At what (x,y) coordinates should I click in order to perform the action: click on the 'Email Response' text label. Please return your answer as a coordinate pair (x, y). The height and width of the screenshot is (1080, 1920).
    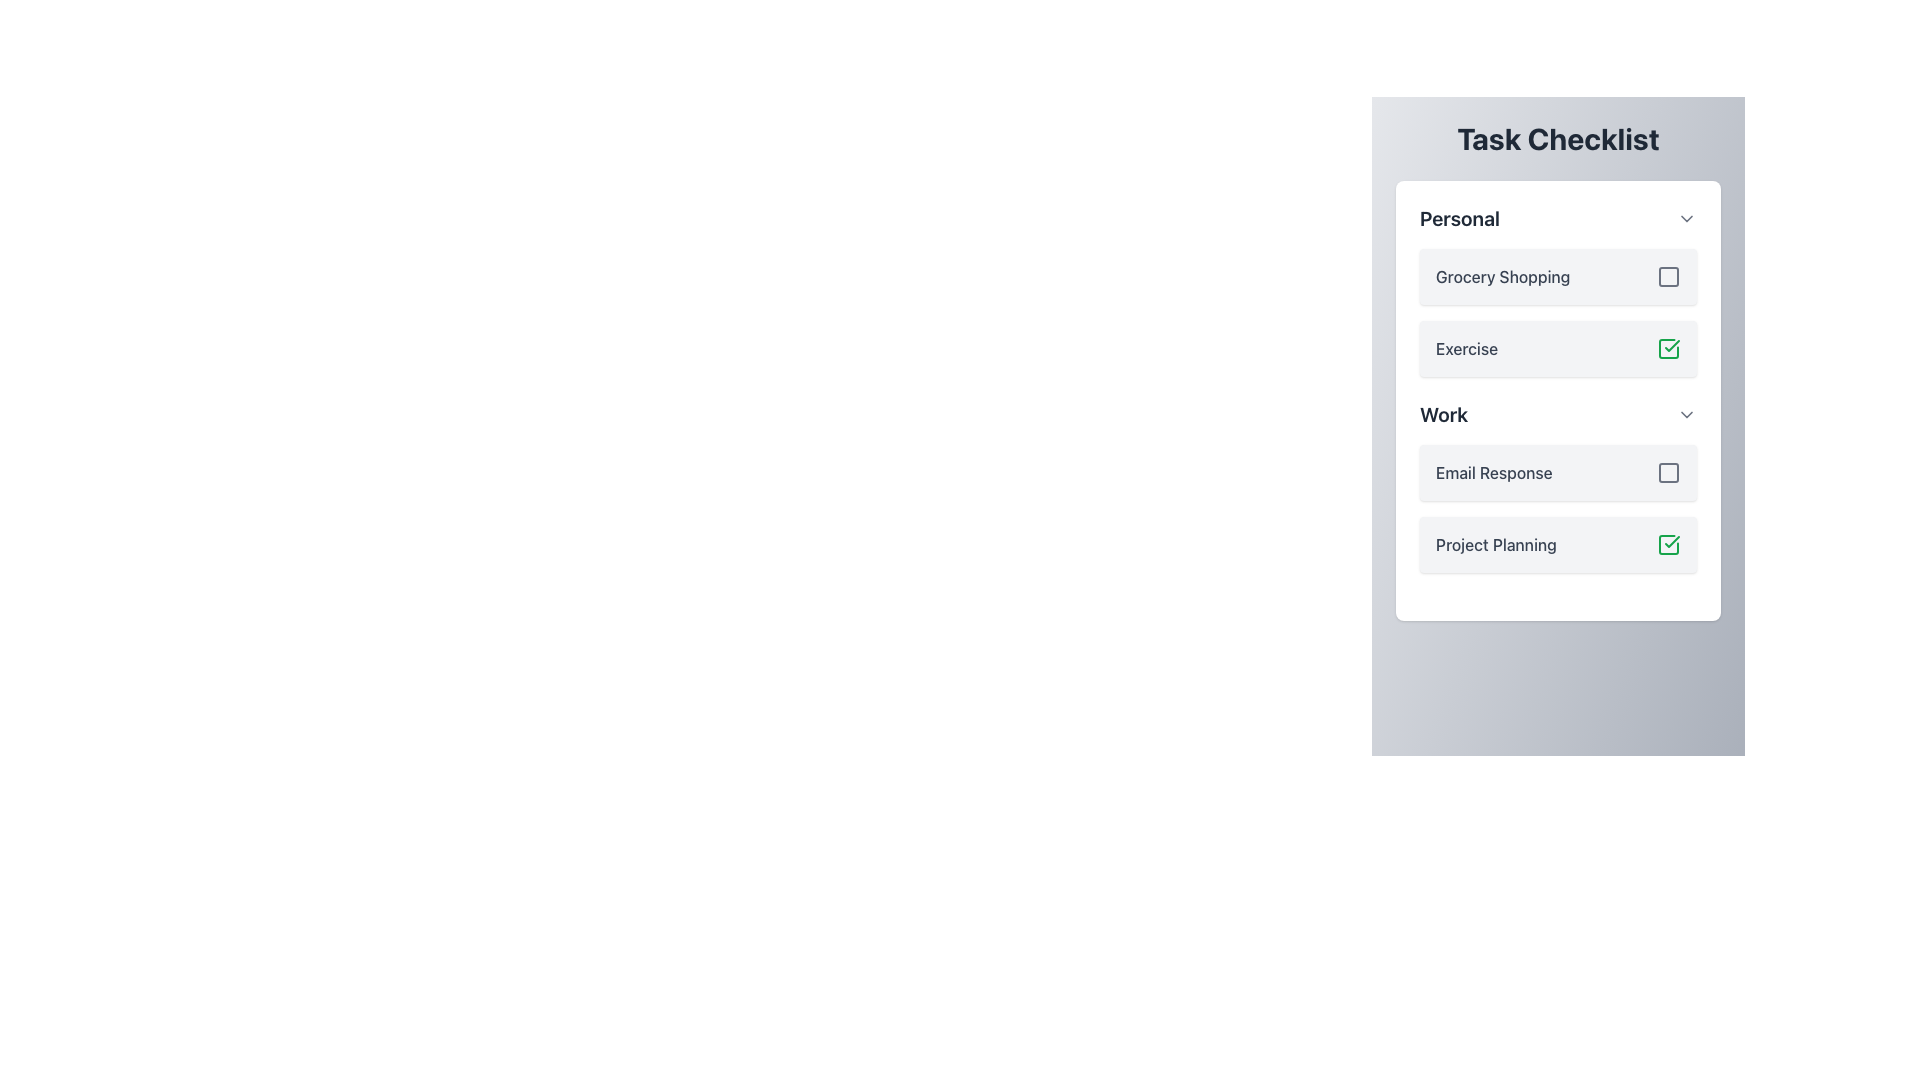
    Looking at the image, I should click on (1494, 473).